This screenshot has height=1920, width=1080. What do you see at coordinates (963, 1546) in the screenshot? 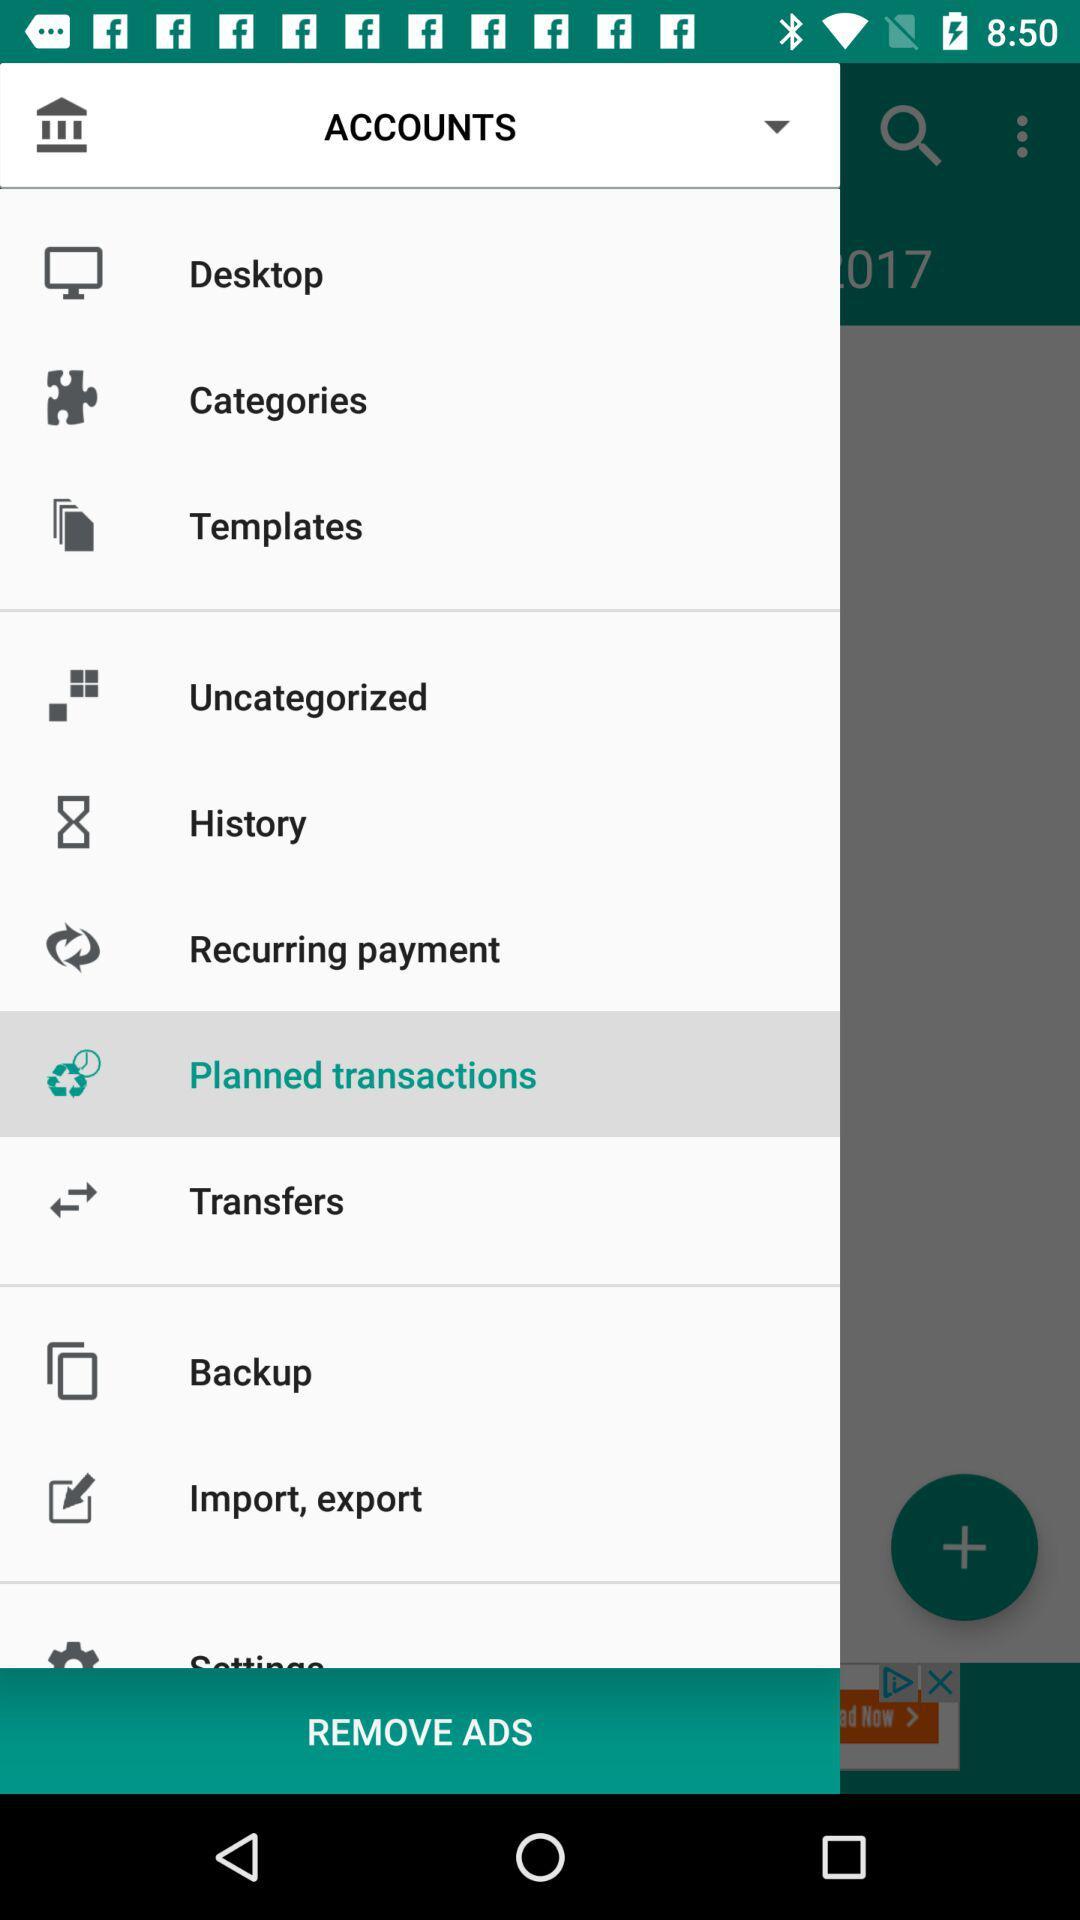
I see `icon below 02/2017 item` at bounding box center [963, 1546].